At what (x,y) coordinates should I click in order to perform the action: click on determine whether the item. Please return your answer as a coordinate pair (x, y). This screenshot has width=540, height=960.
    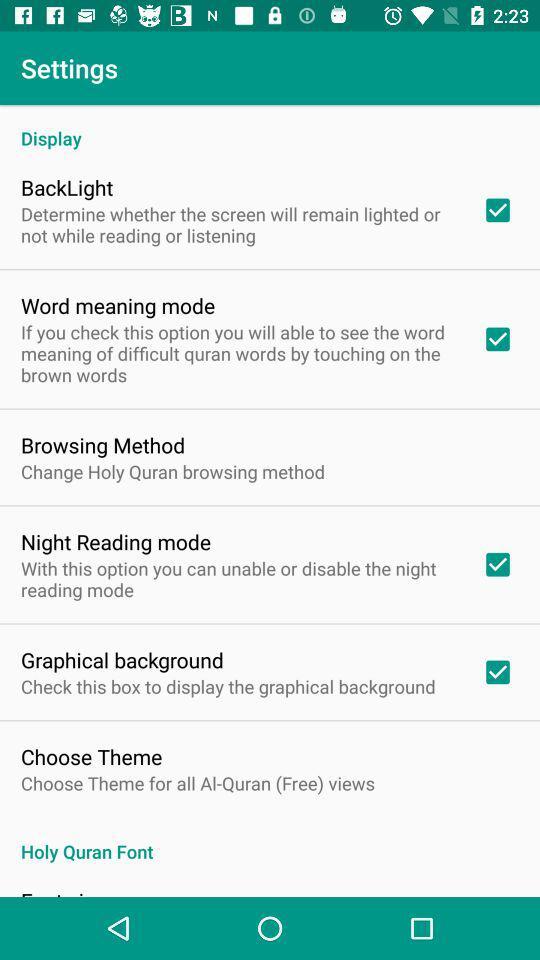
    Looking at the image, I should click on (238, 224).